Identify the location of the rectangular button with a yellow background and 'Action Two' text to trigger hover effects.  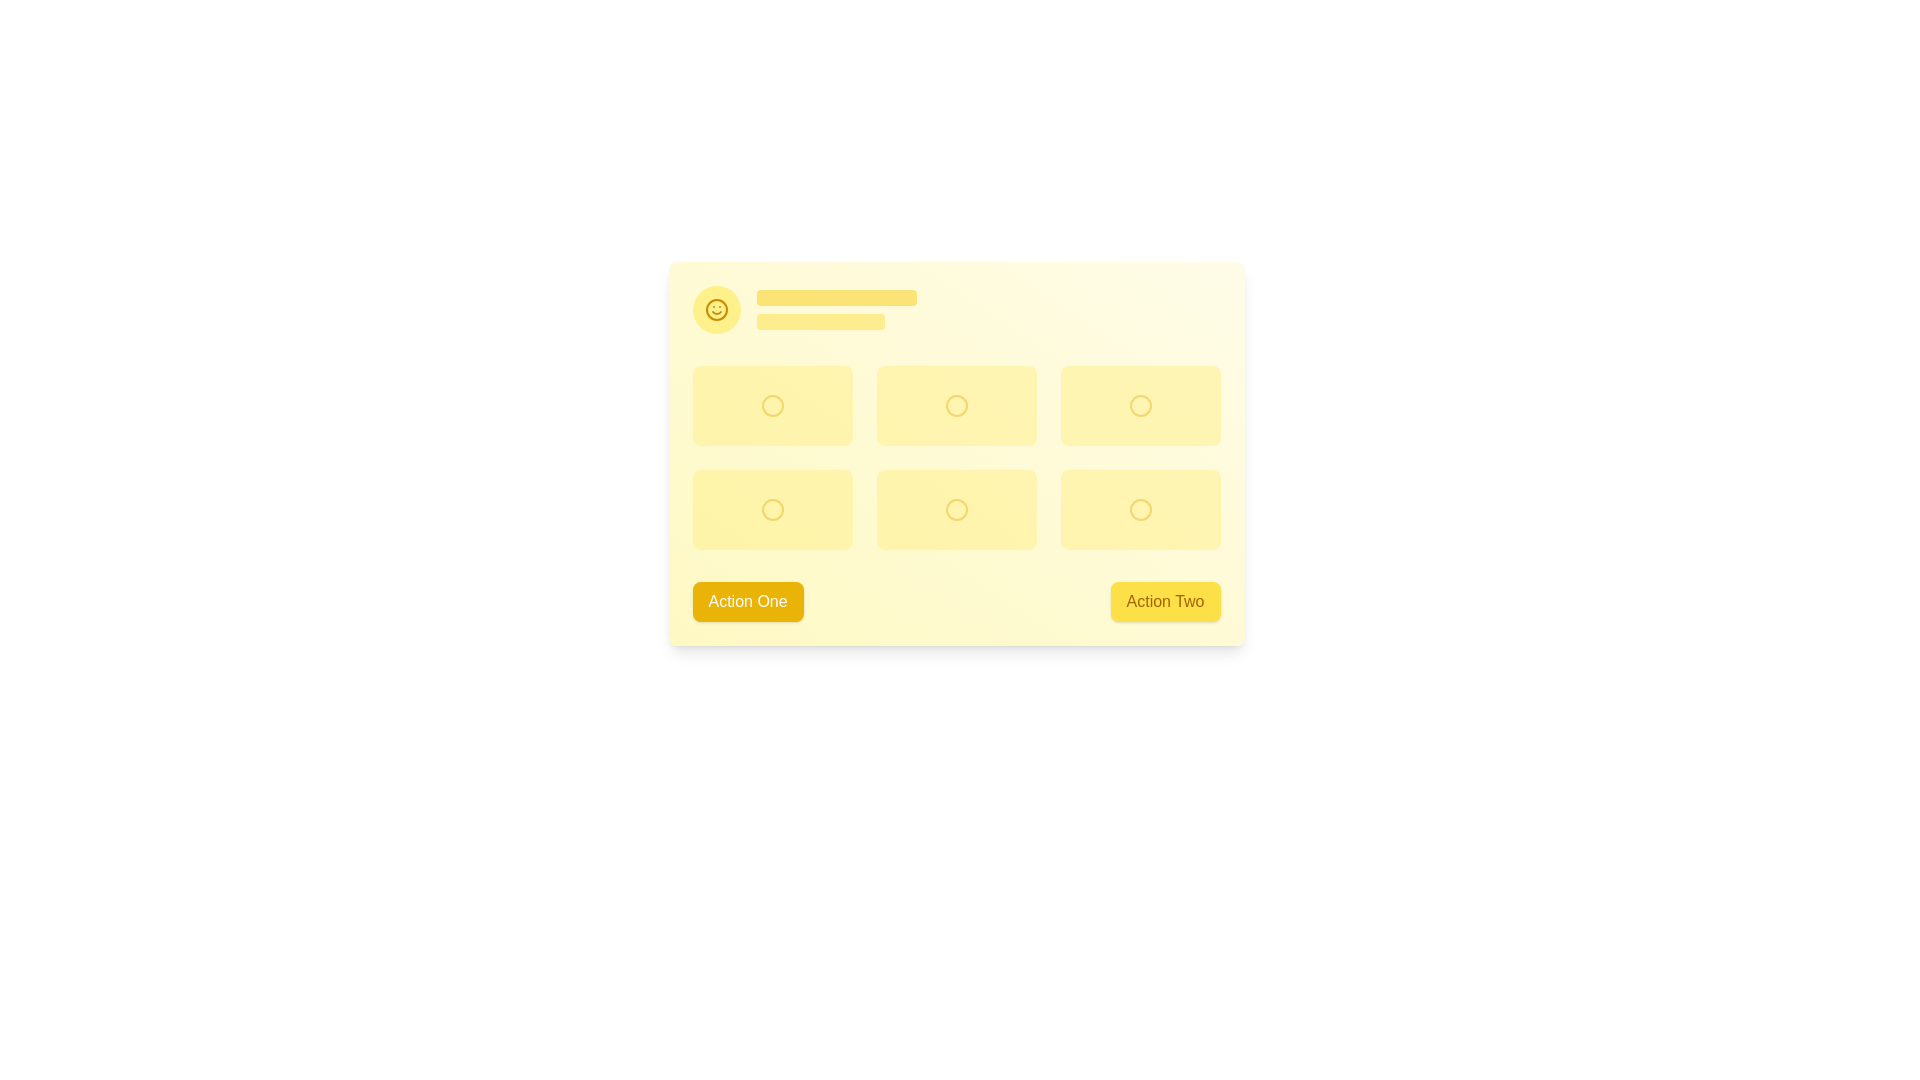
(1165, 600).